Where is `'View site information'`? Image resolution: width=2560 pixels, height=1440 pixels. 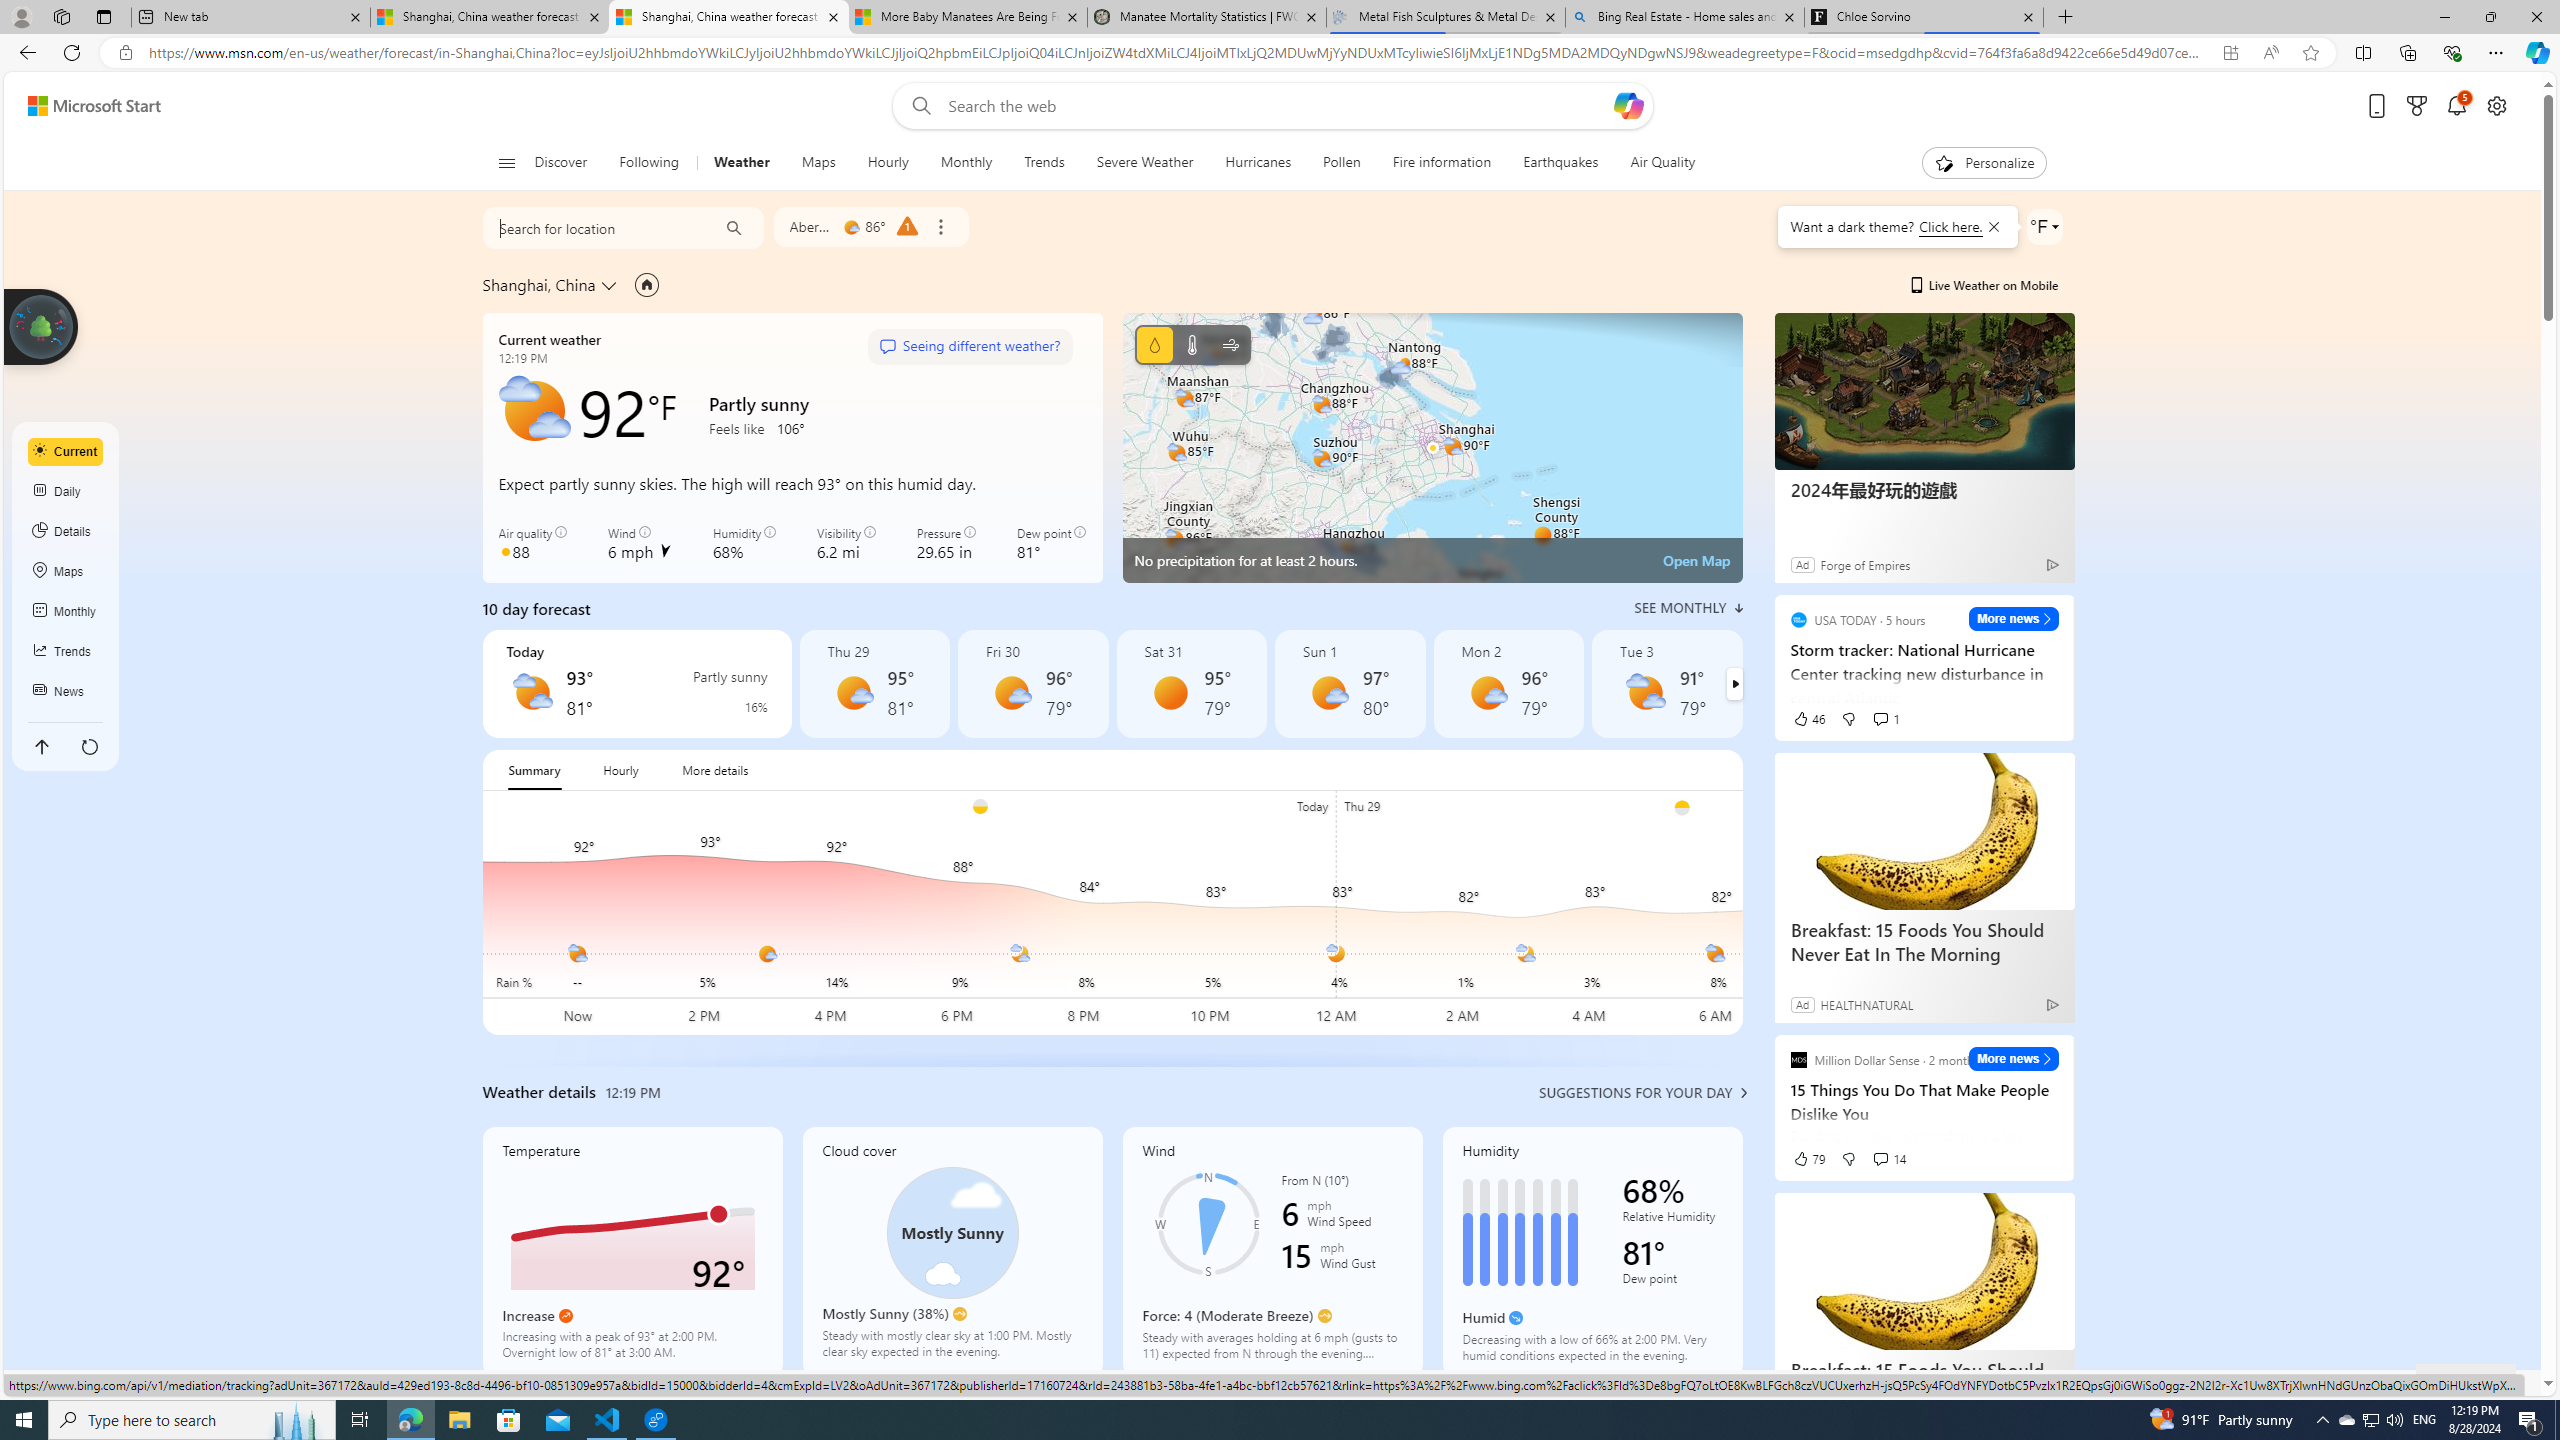
'View site information' is located at coordinates (125, 53).